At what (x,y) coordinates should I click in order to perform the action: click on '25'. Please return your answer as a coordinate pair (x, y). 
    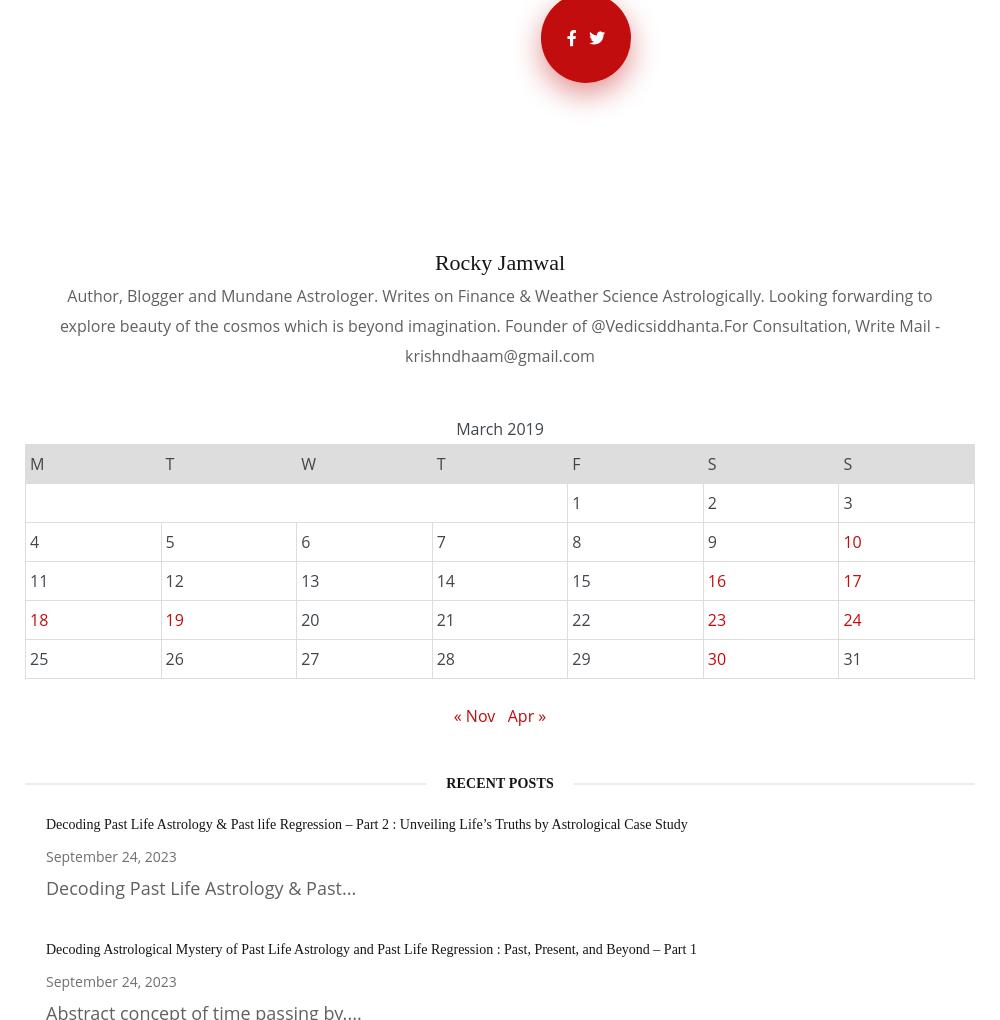
    Looking at the image, I should click on (39, 658).